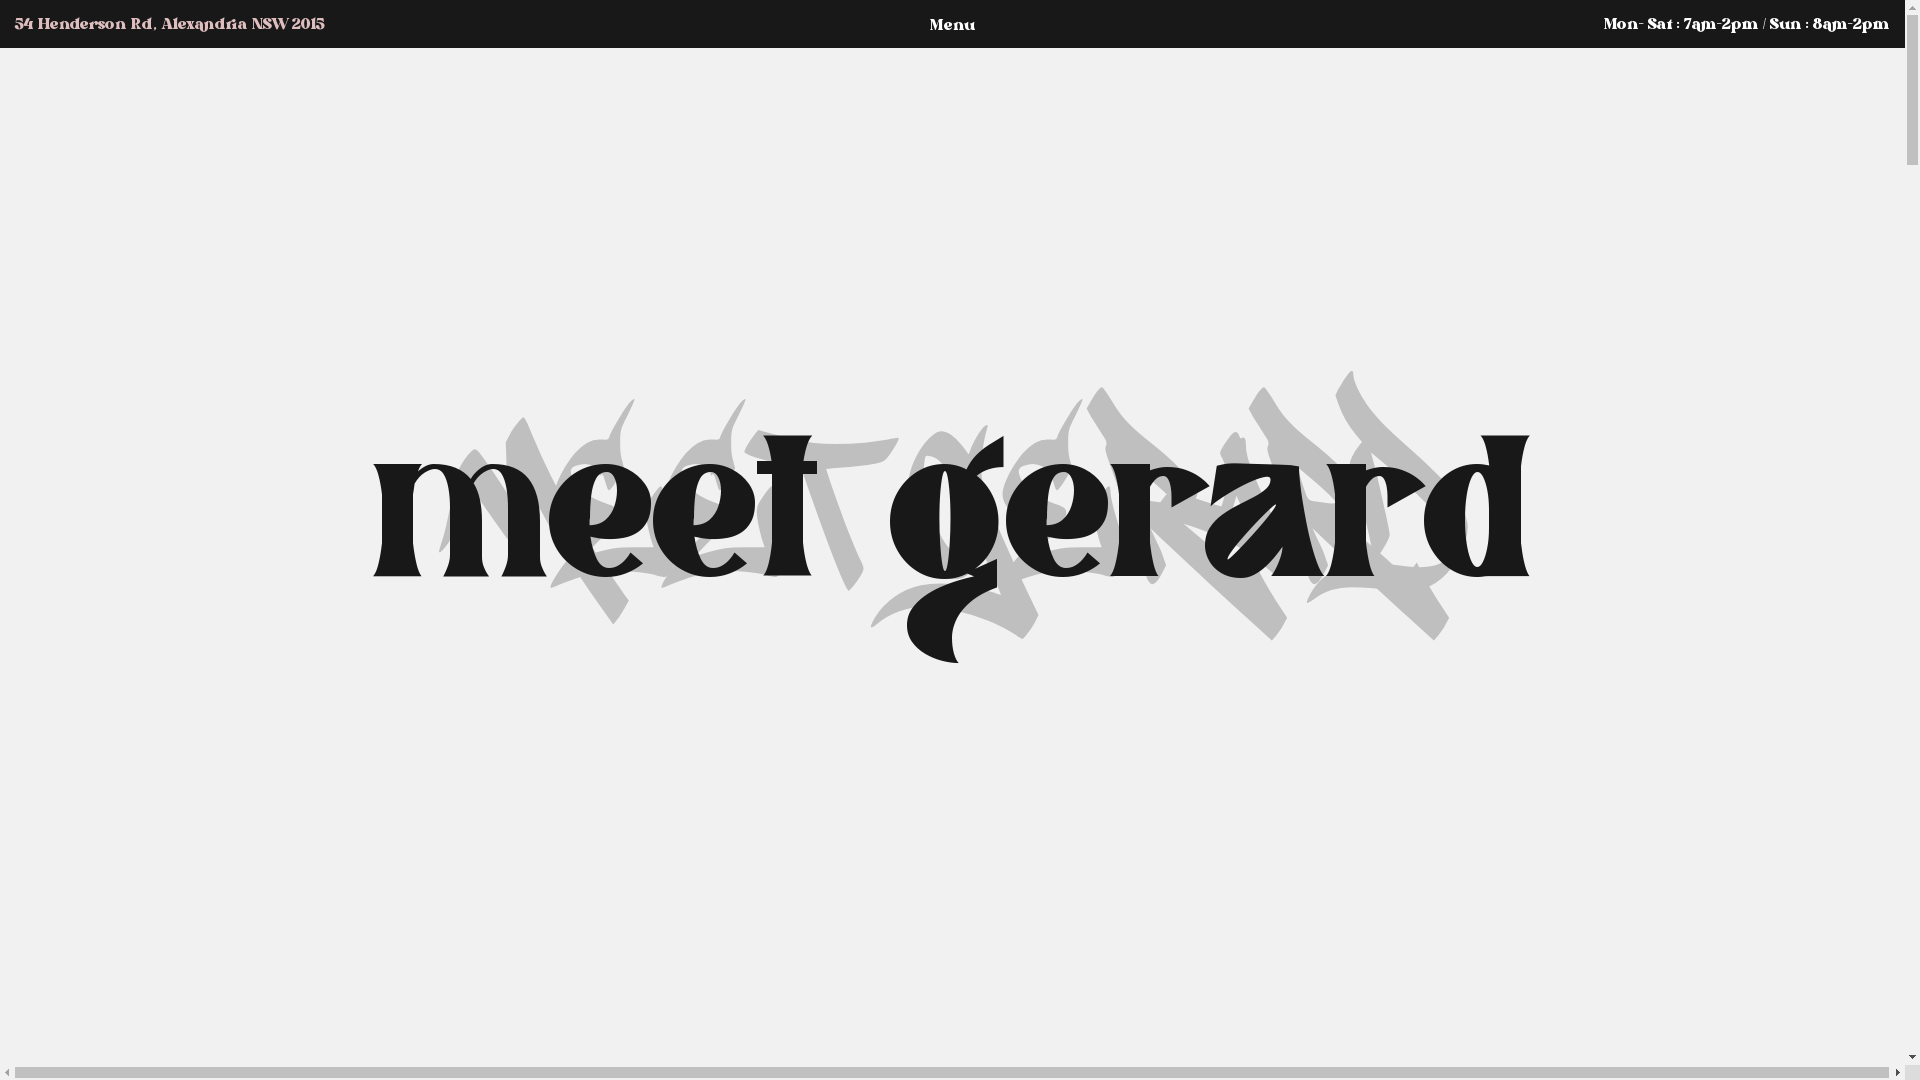 The width and height of the screenshot is (1920, 1080). I want to click on 'Menu', so click(951, 26).